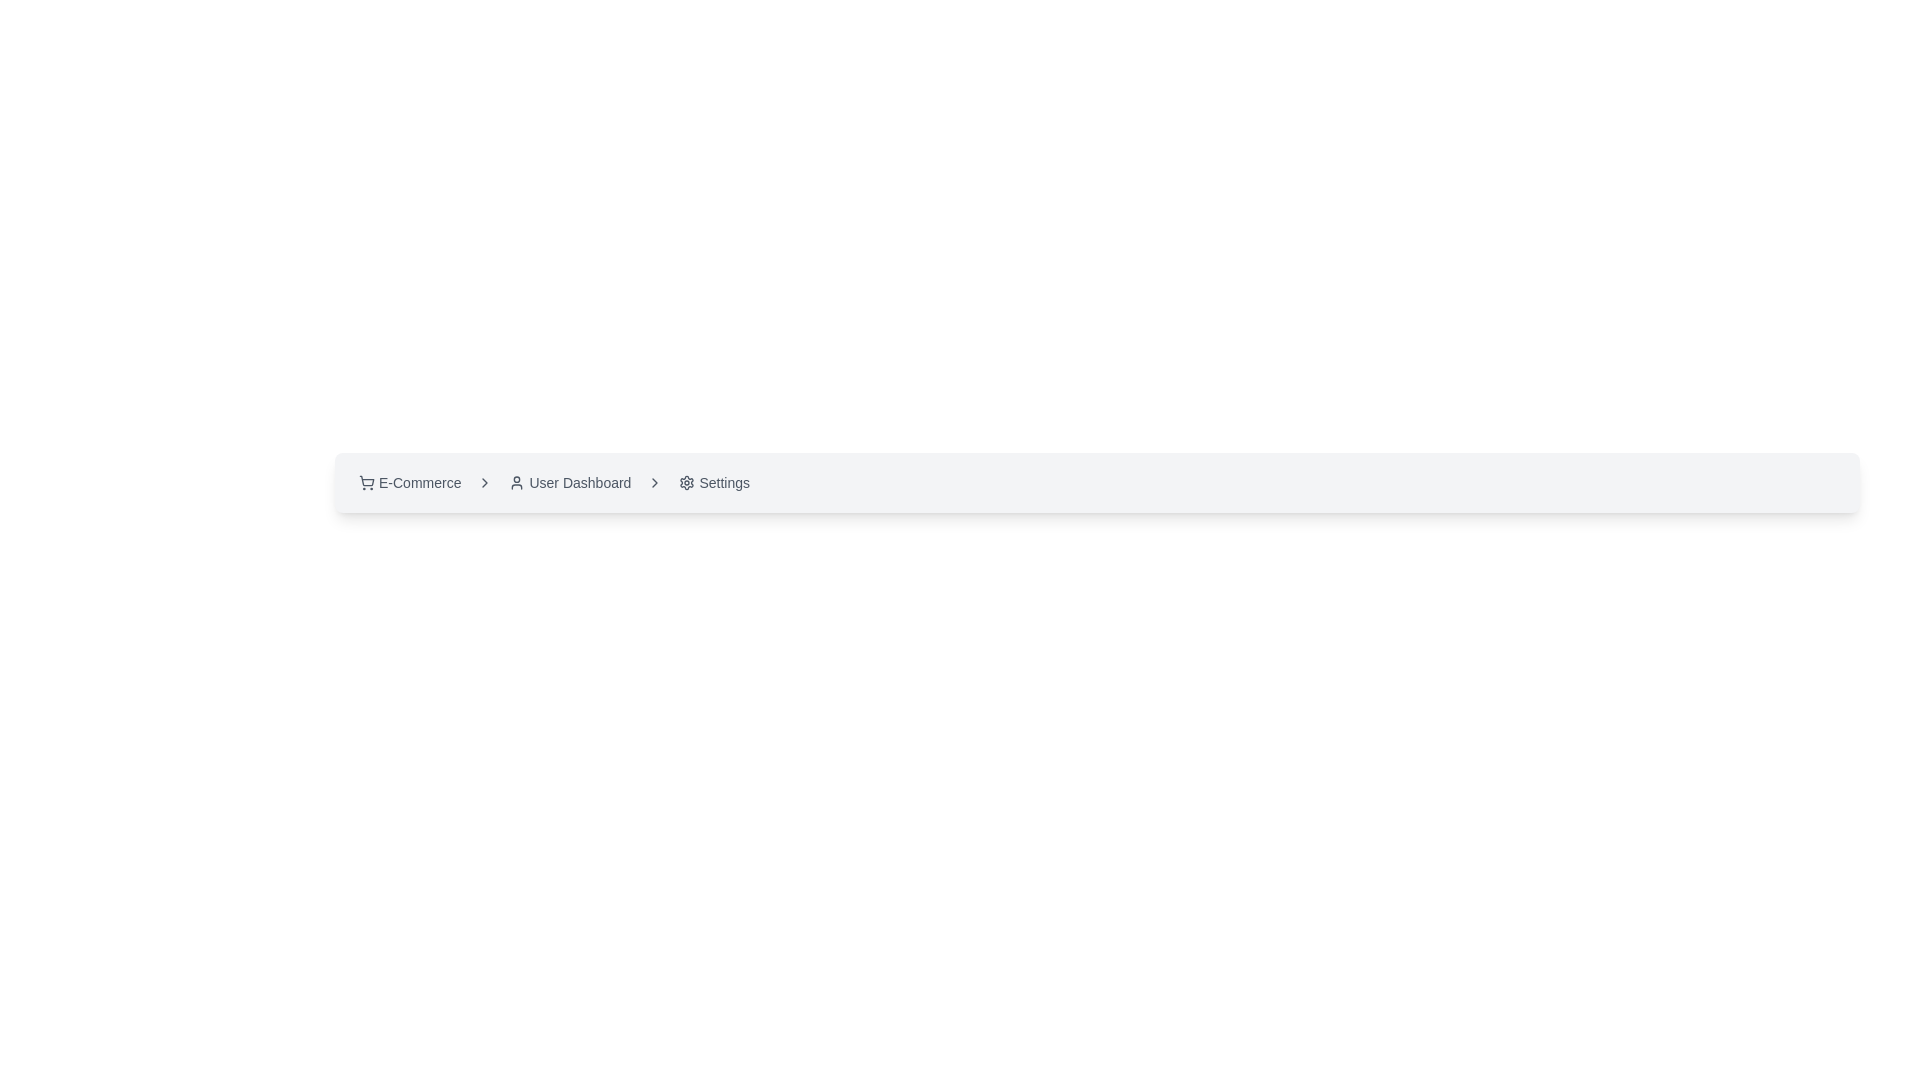 The image size is (1920, 1080). Describe the element at coordinates (517, 482) in the screenshot. I see `the 'User Dashboard' icon located in the navigation bar` at that location.